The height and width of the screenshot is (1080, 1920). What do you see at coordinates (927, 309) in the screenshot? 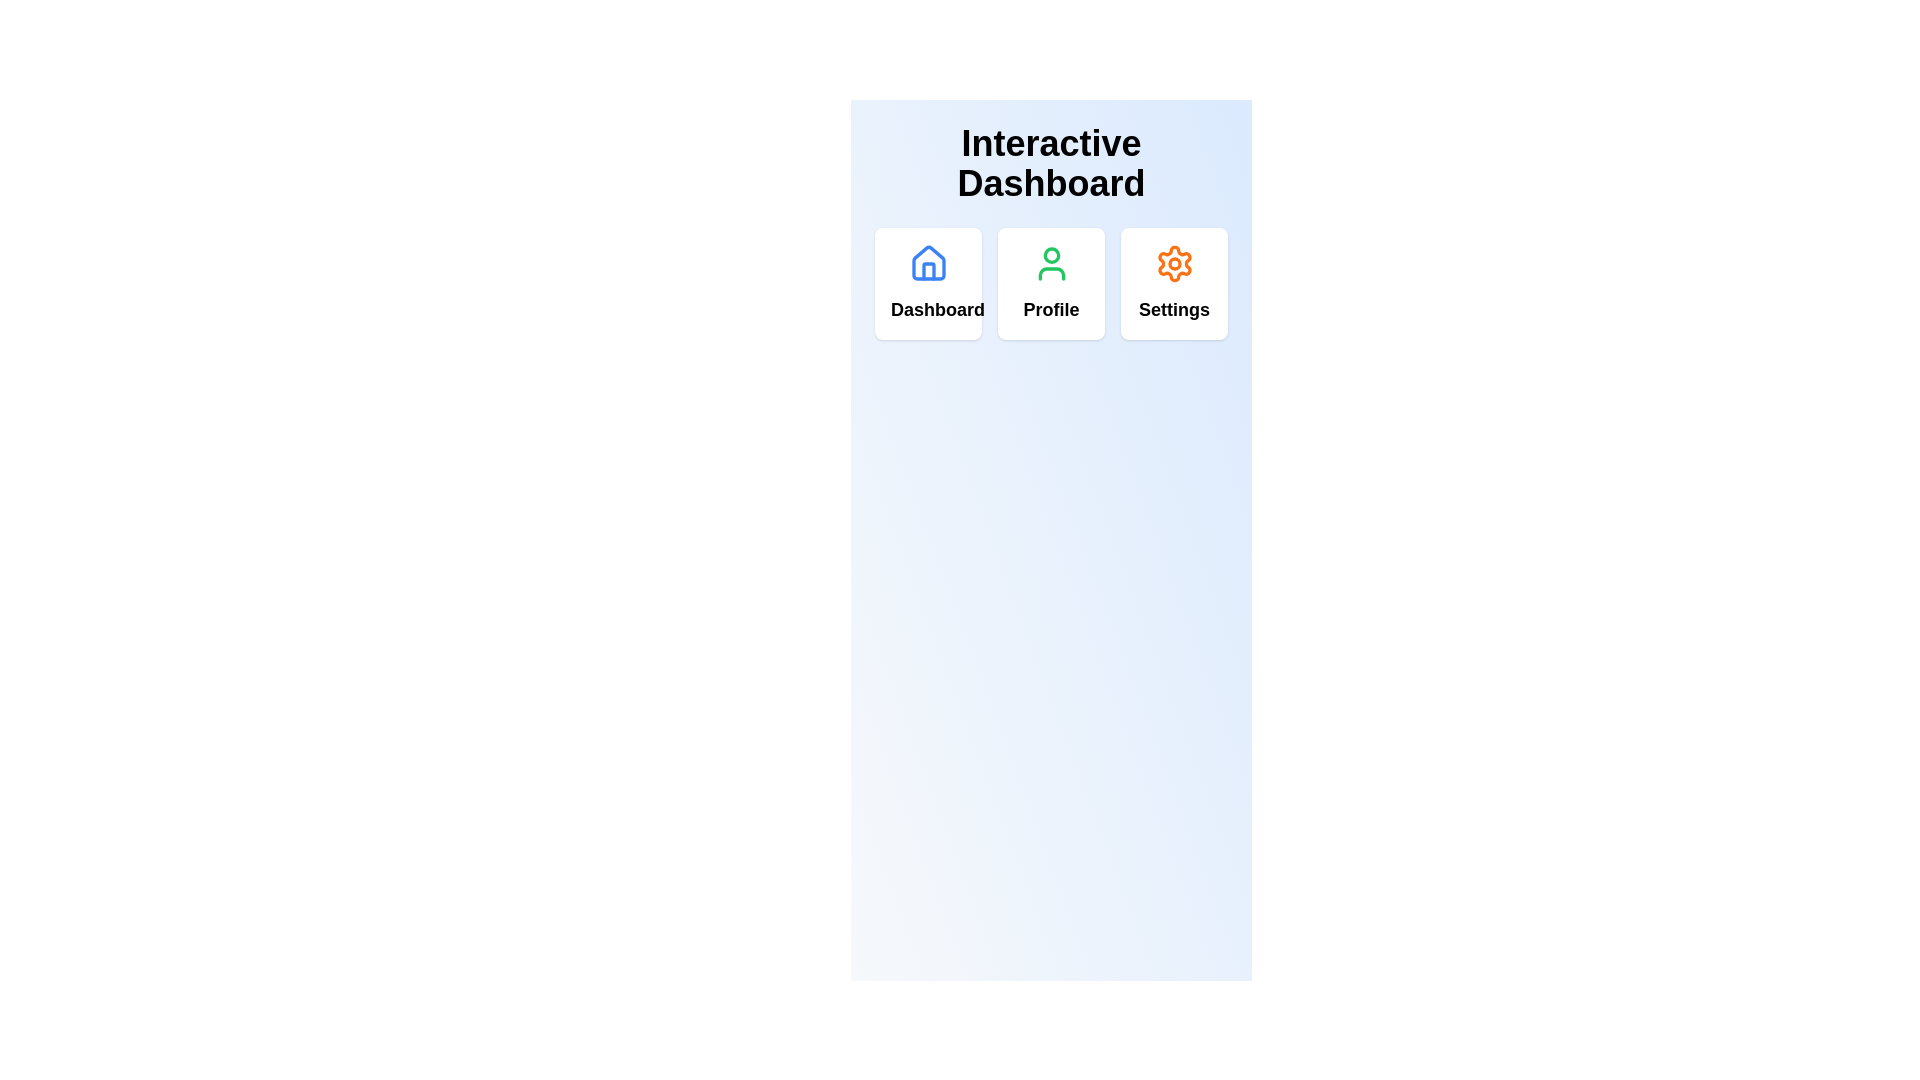
I see `the 'Dashboard' text label, which is displayed in a bold font style and is centered within a rectangular area, located under a house icon in the leftmost card of a grid layout` at bounding box center [927, 309].